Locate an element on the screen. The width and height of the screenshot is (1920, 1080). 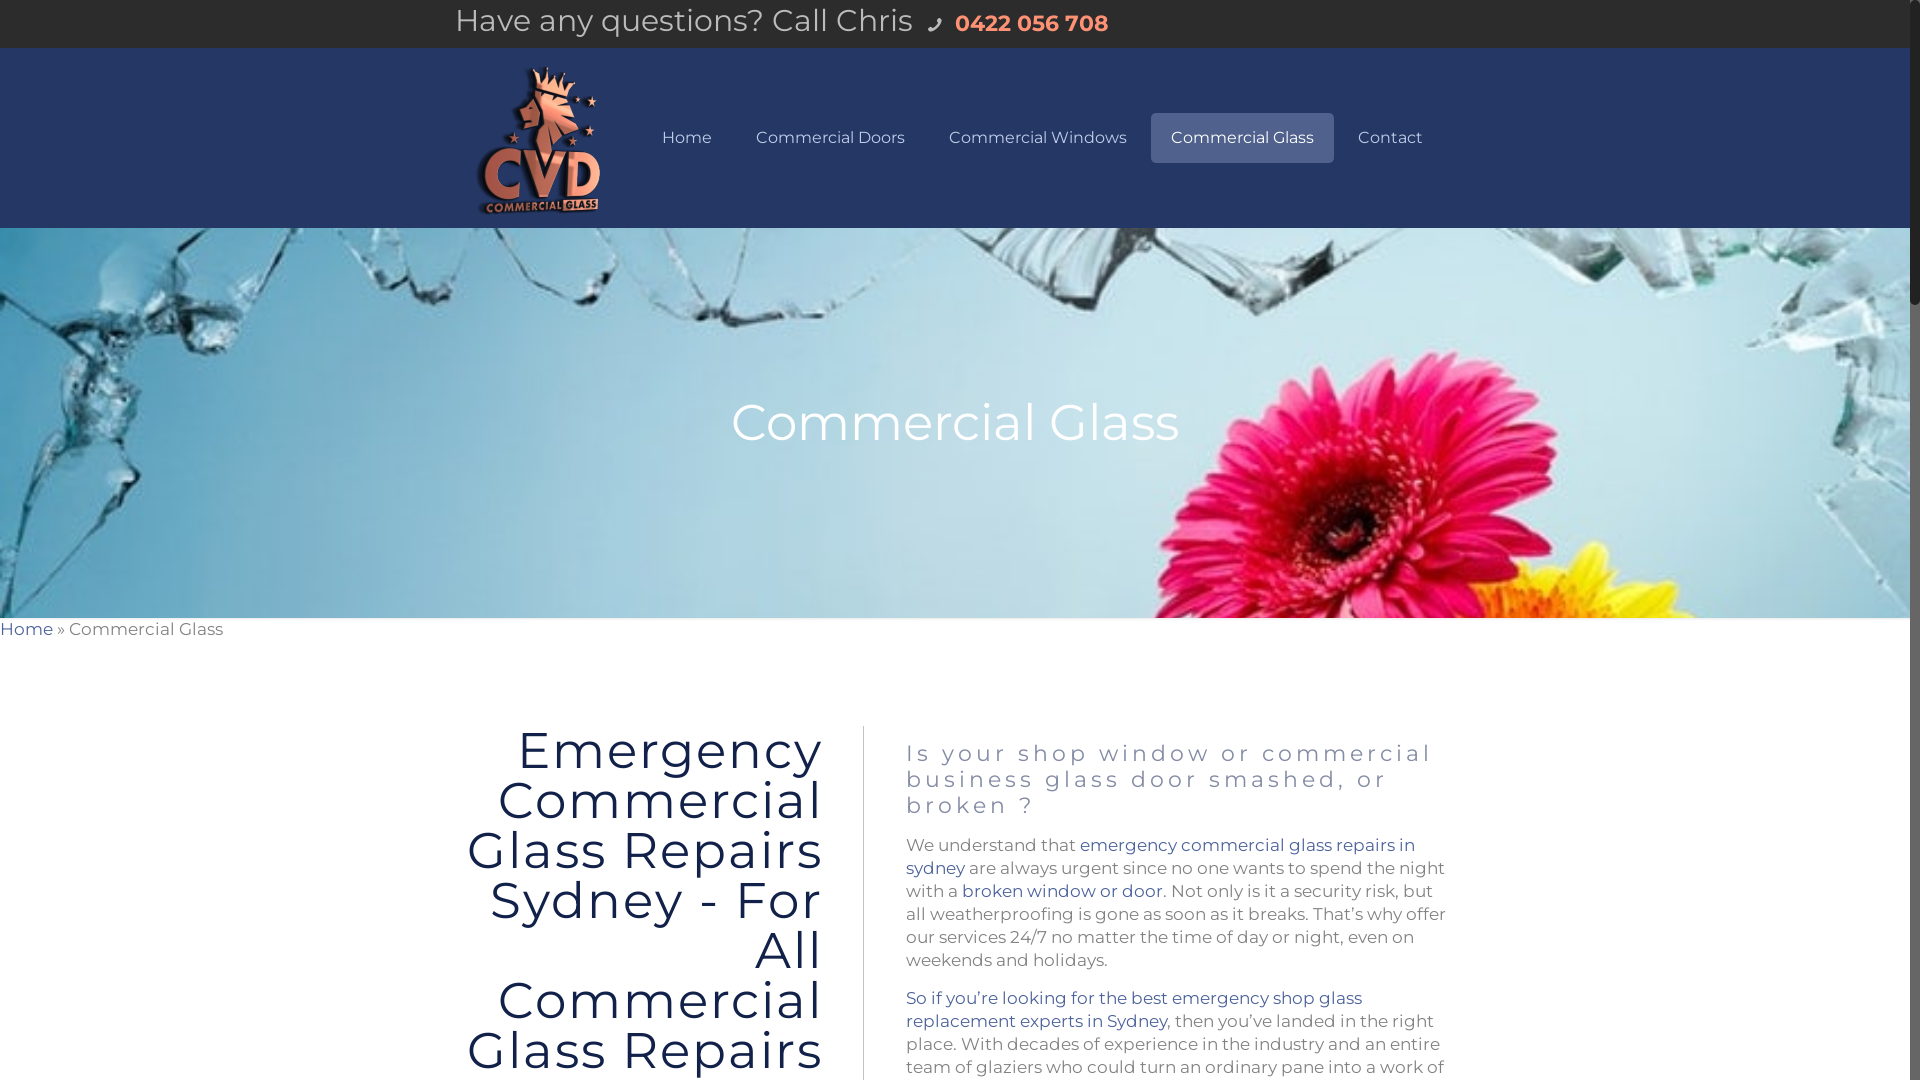
'0422 056 708' is located at coordinates (948, 23).